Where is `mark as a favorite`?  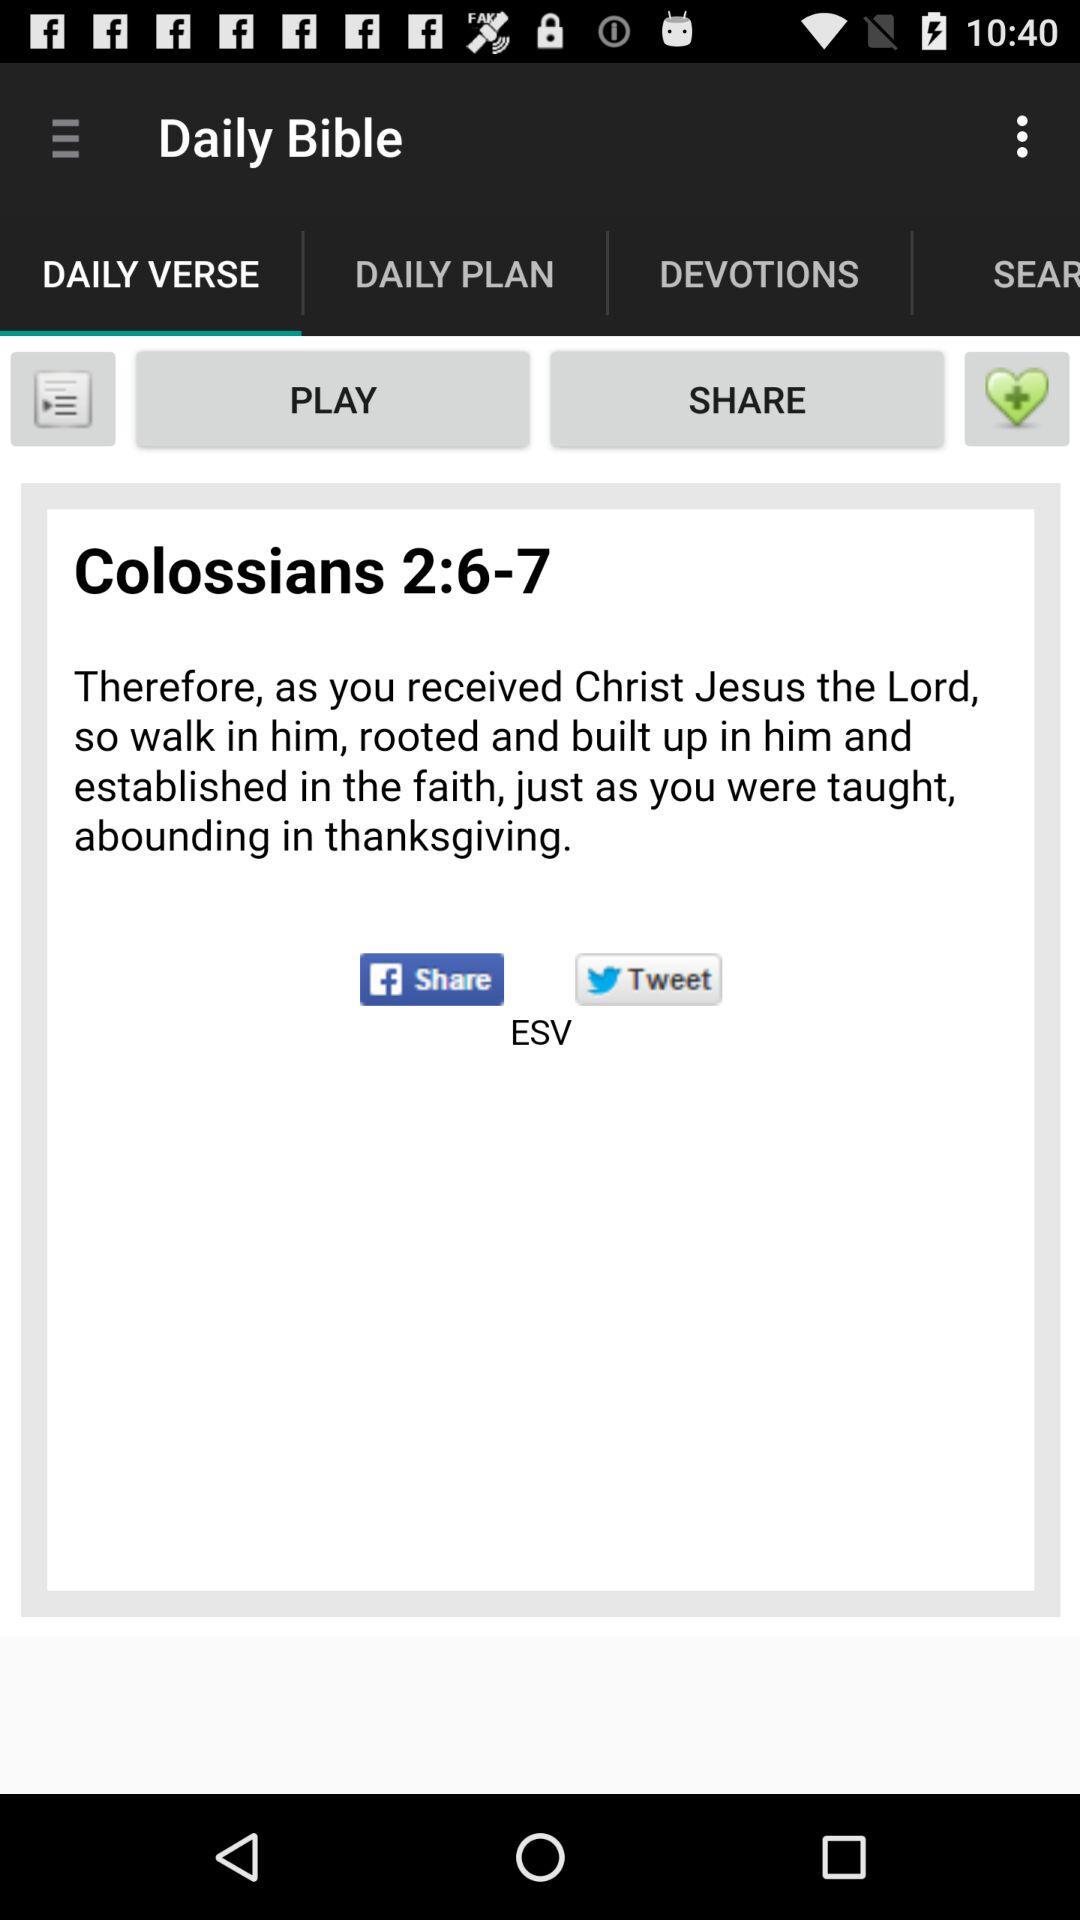
mark as a favorite is located at coordinates (1017, 398).